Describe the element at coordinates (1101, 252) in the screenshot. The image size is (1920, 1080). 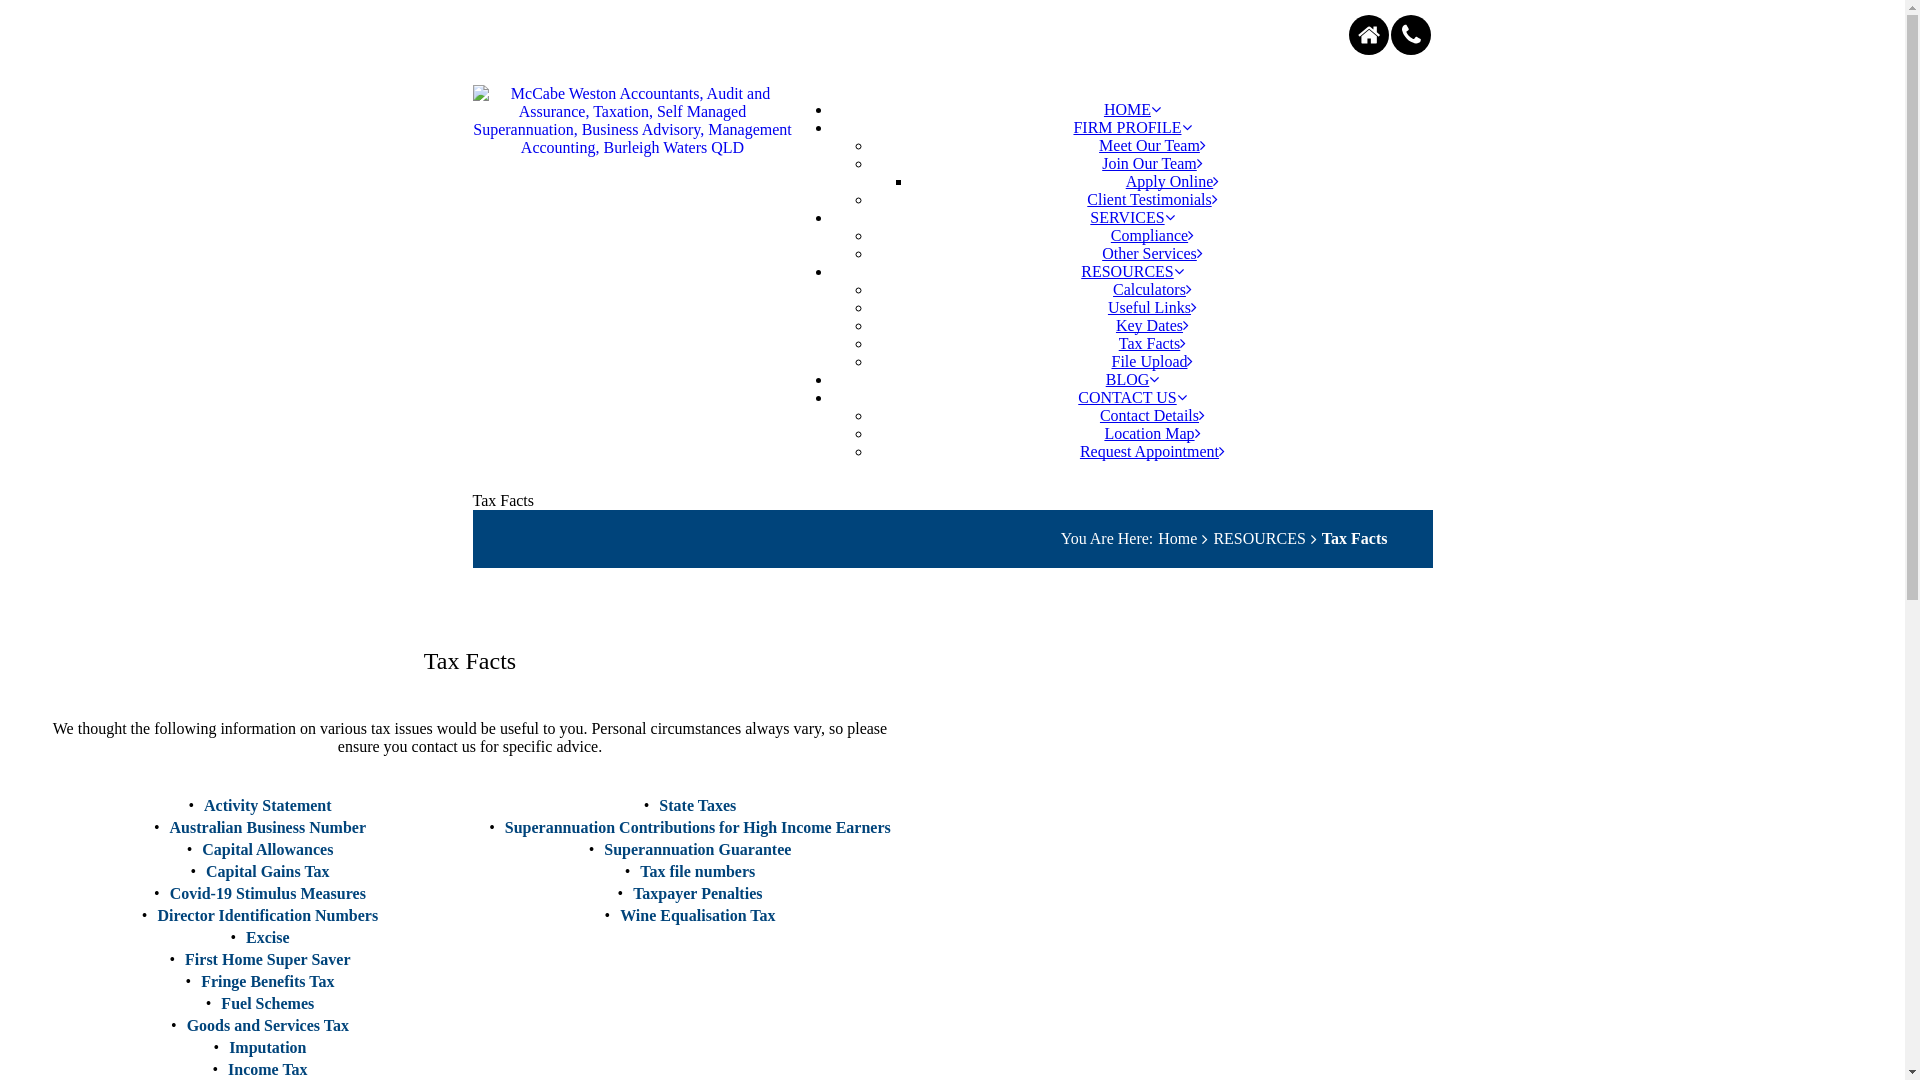
I see `'Other Services'` at that location.